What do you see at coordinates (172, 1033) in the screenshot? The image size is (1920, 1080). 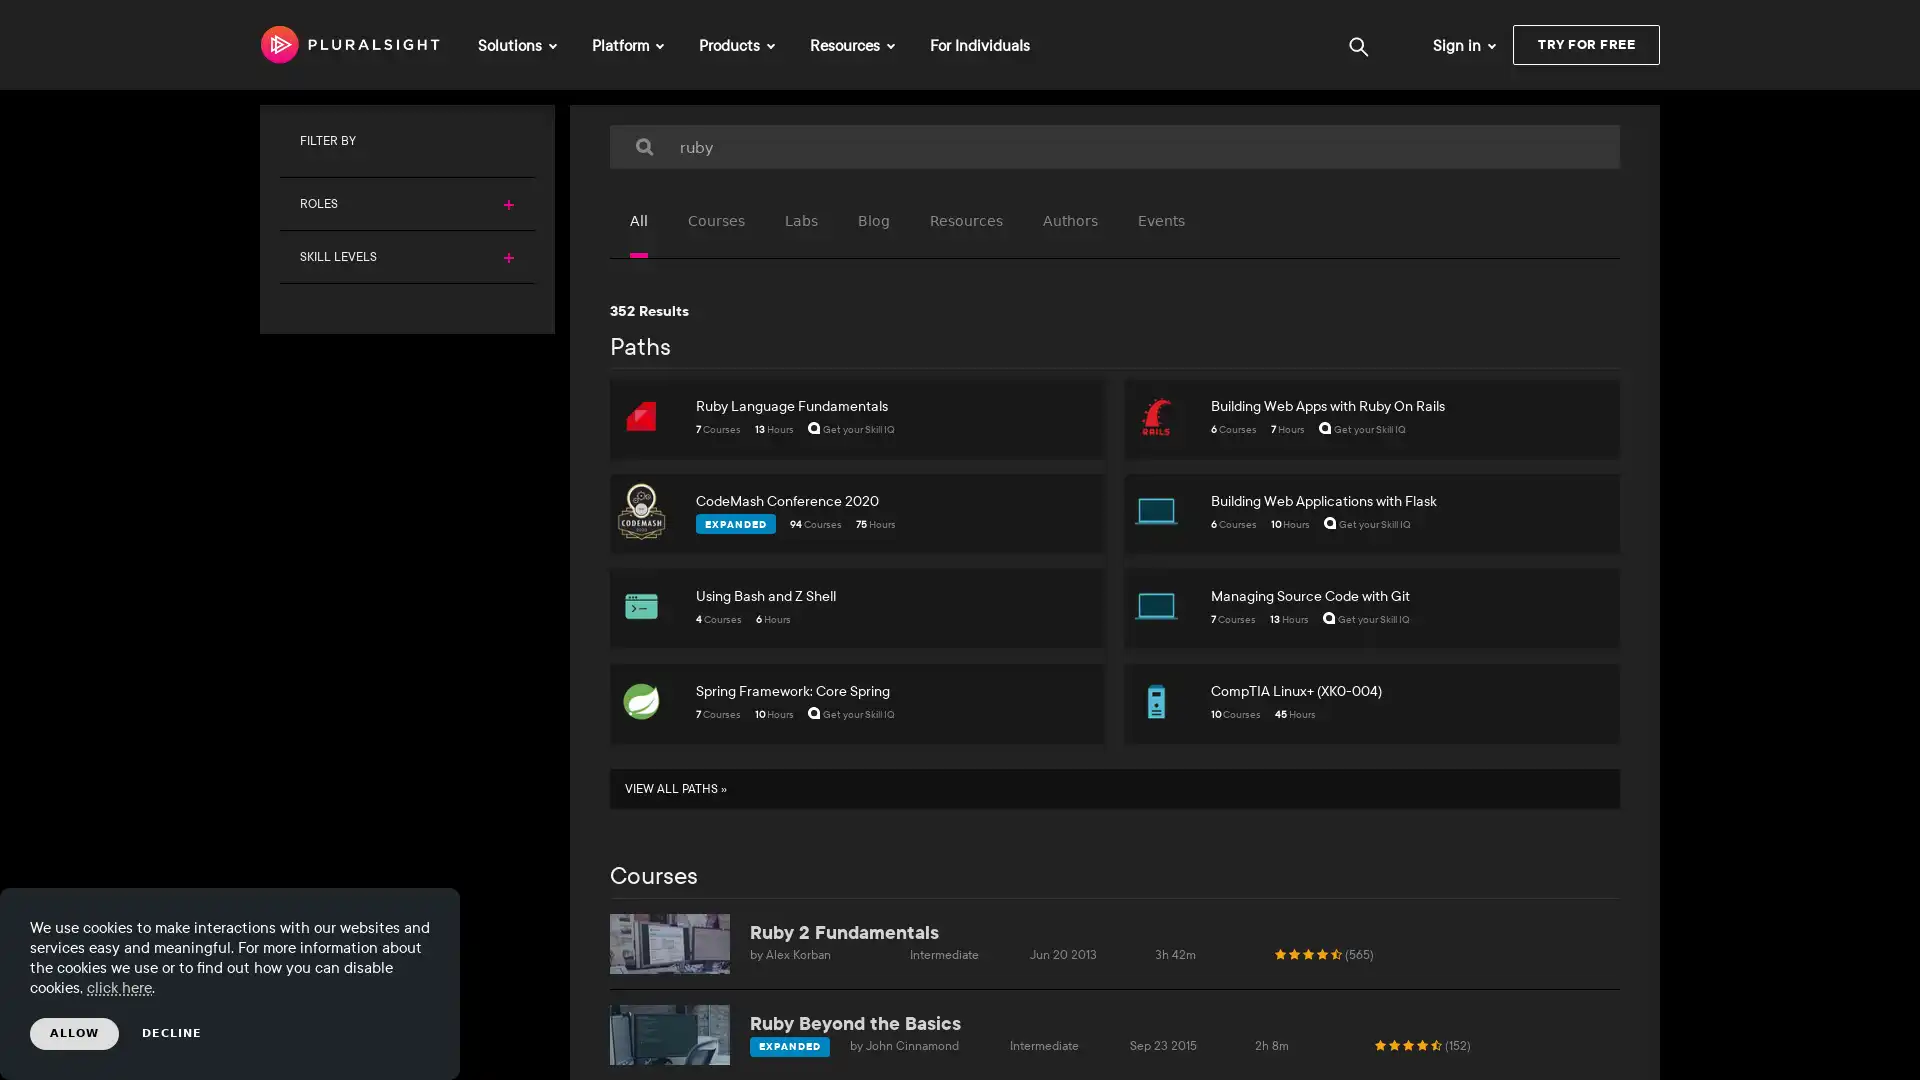 I see `DECLINE` at bounding box center [172, 1033].